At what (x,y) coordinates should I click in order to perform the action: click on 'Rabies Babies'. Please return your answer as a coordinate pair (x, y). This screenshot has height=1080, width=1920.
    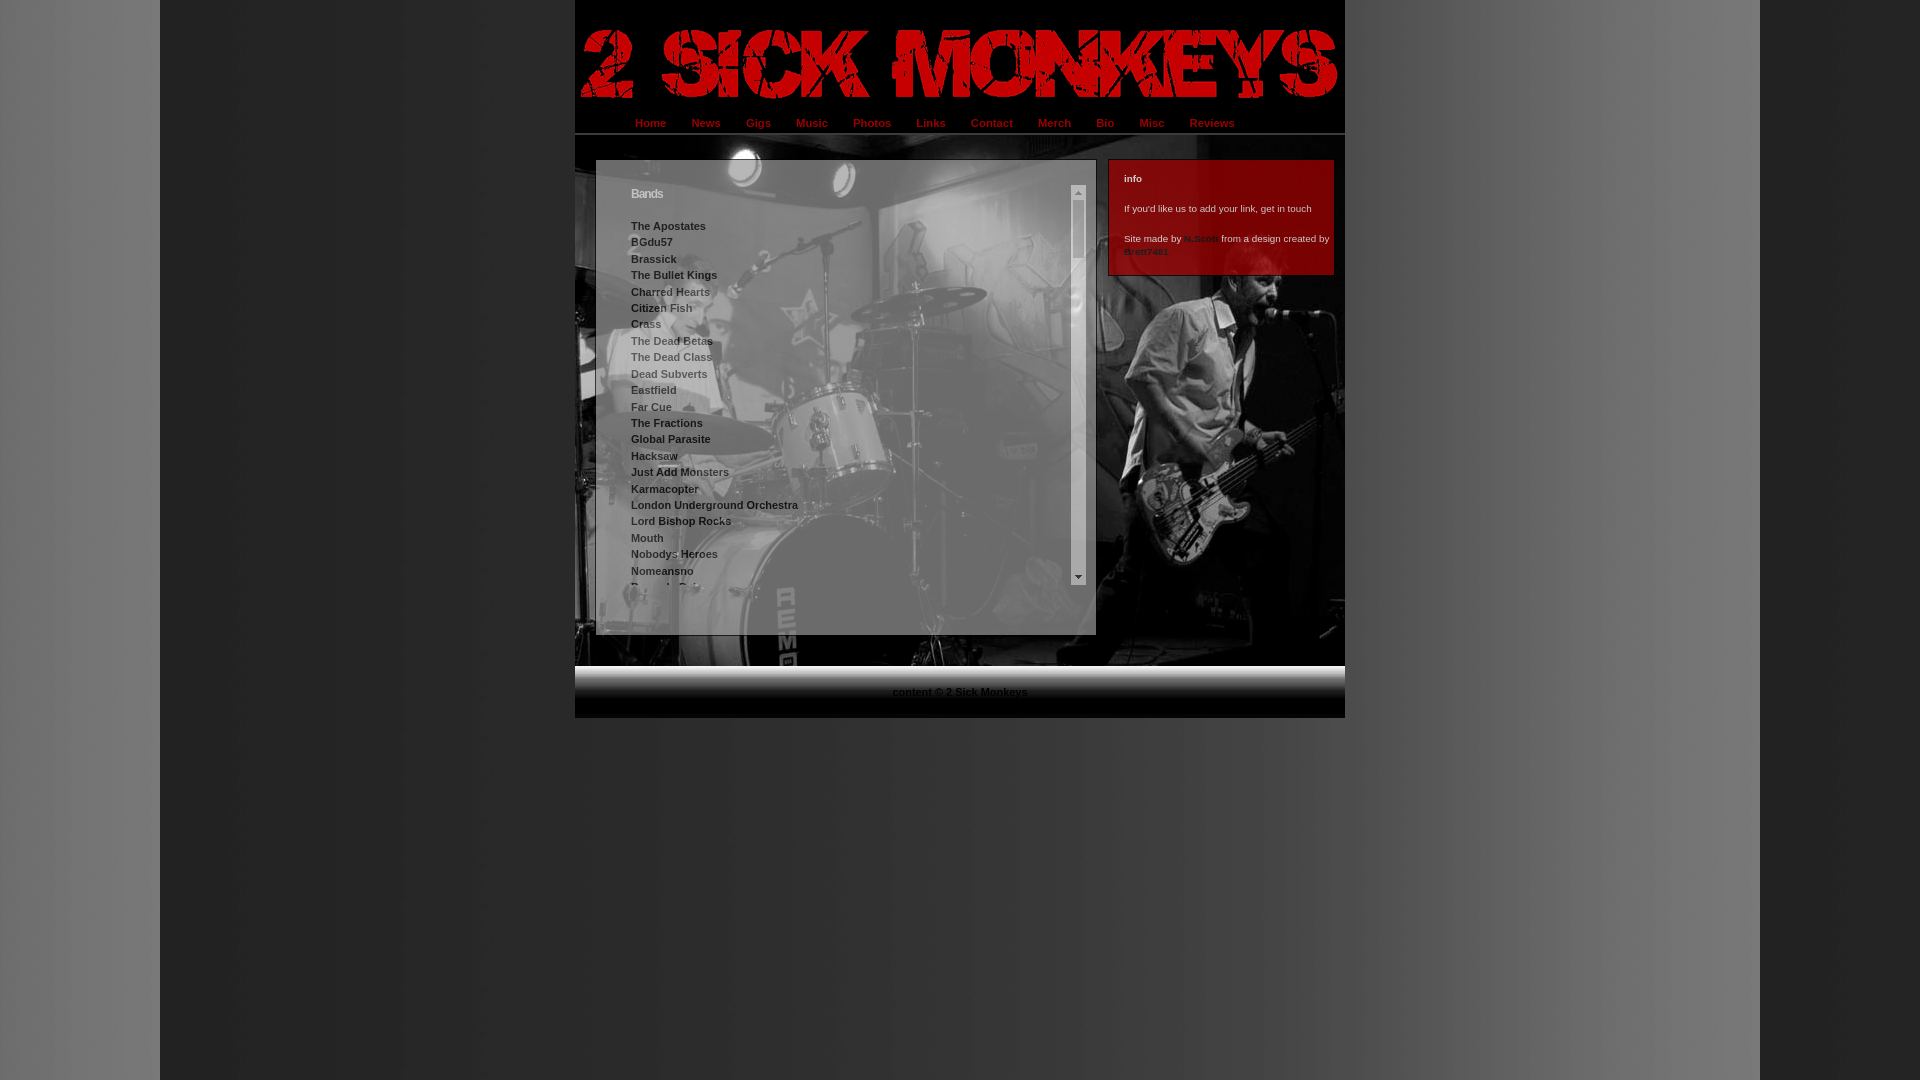
    Looking at the image, I should click on (668, 601).